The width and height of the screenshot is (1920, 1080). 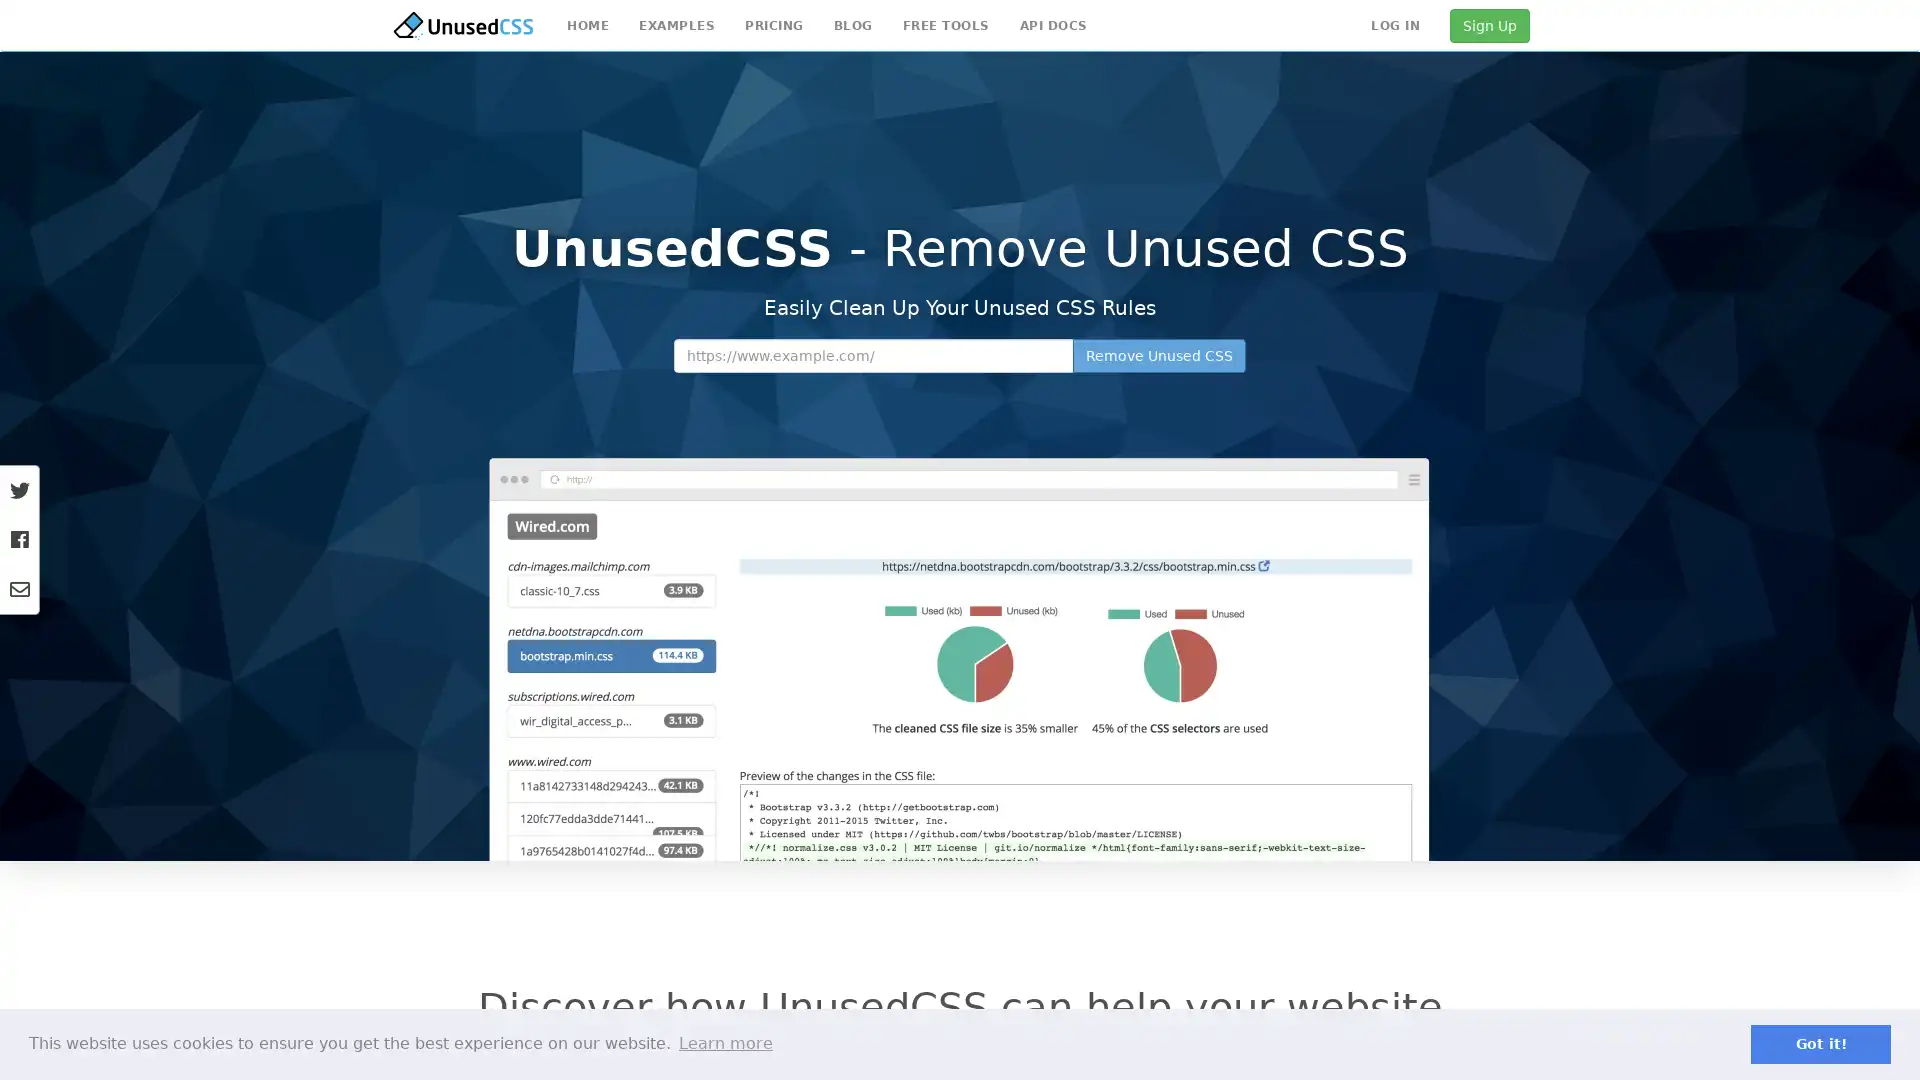 What do you see at coordinates (724, 1043) in the screenshot?
I see `learn more about cookies` at bounding box center [724, 1043].